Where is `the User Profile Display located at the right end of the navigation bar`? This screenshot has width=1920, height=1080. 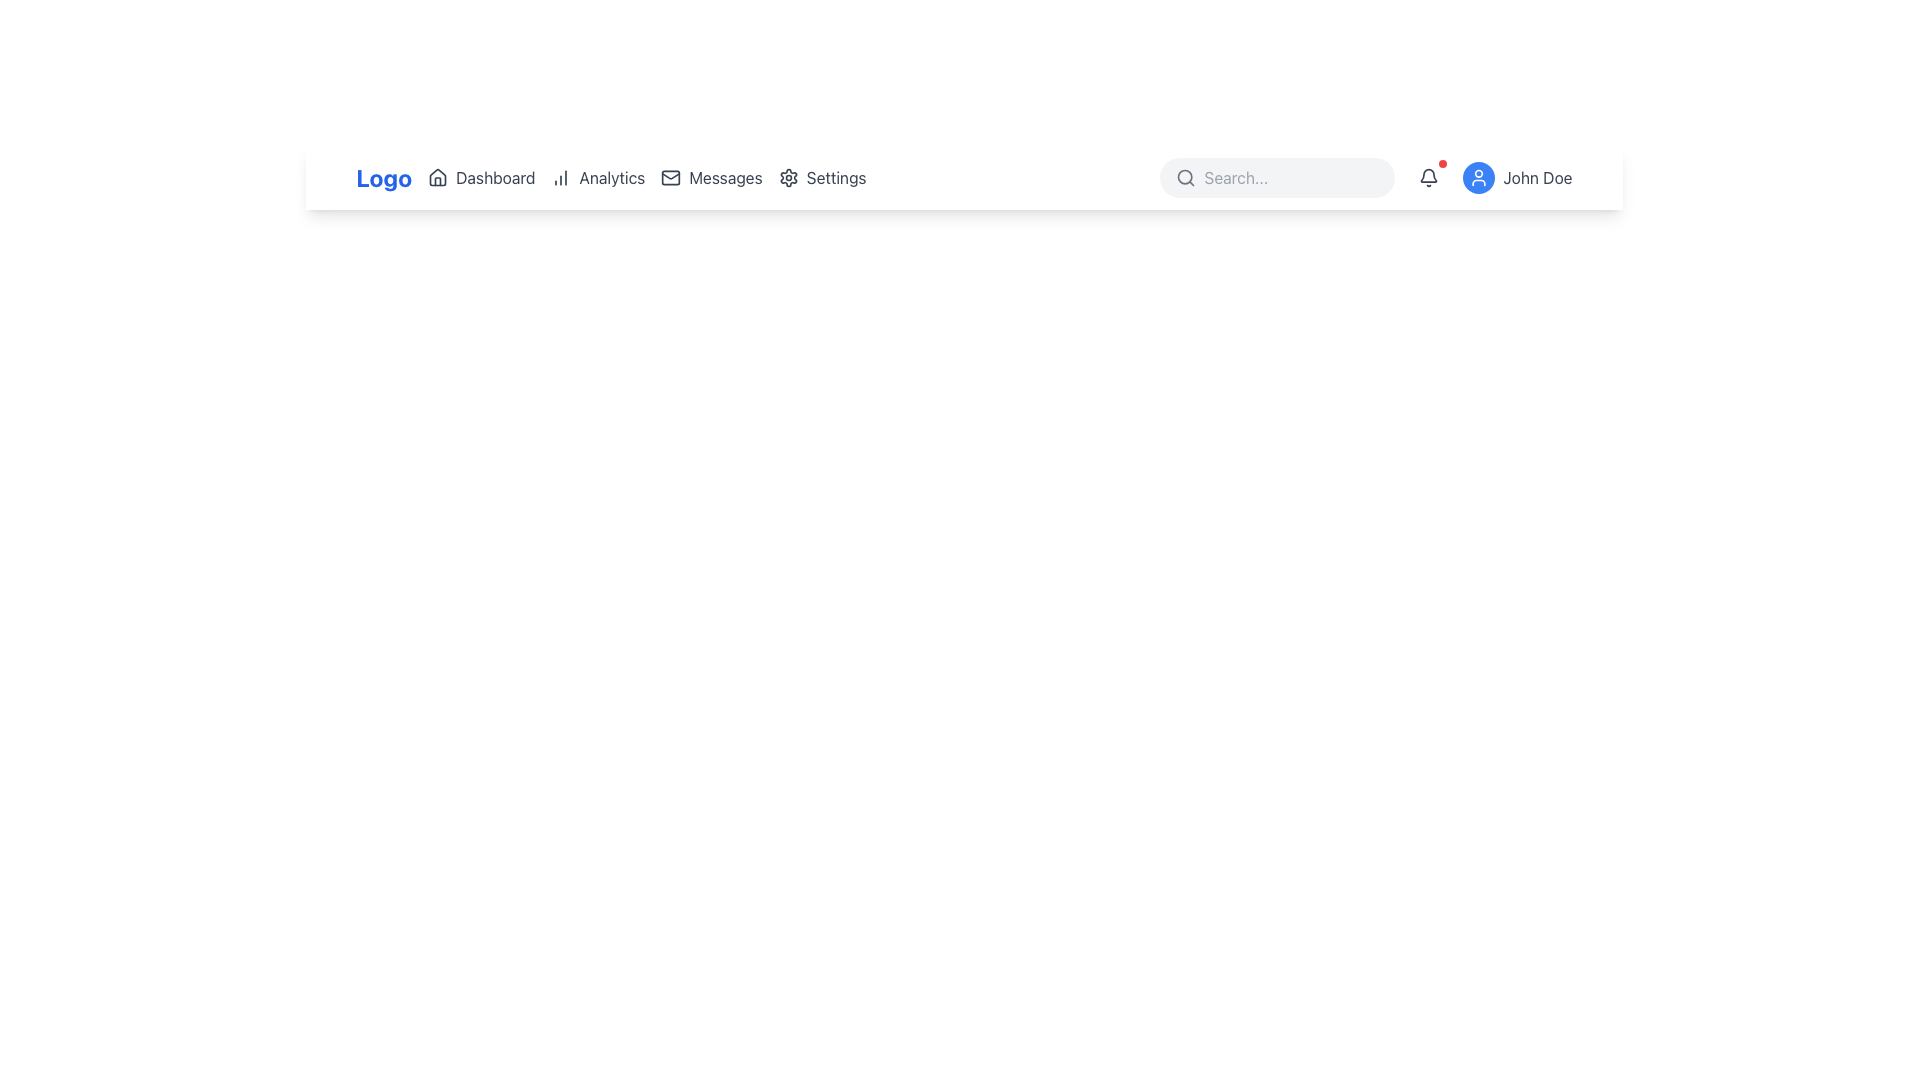
the User Profile Display located at the right end of the navigation bar is located at coordinates (1517, 176).